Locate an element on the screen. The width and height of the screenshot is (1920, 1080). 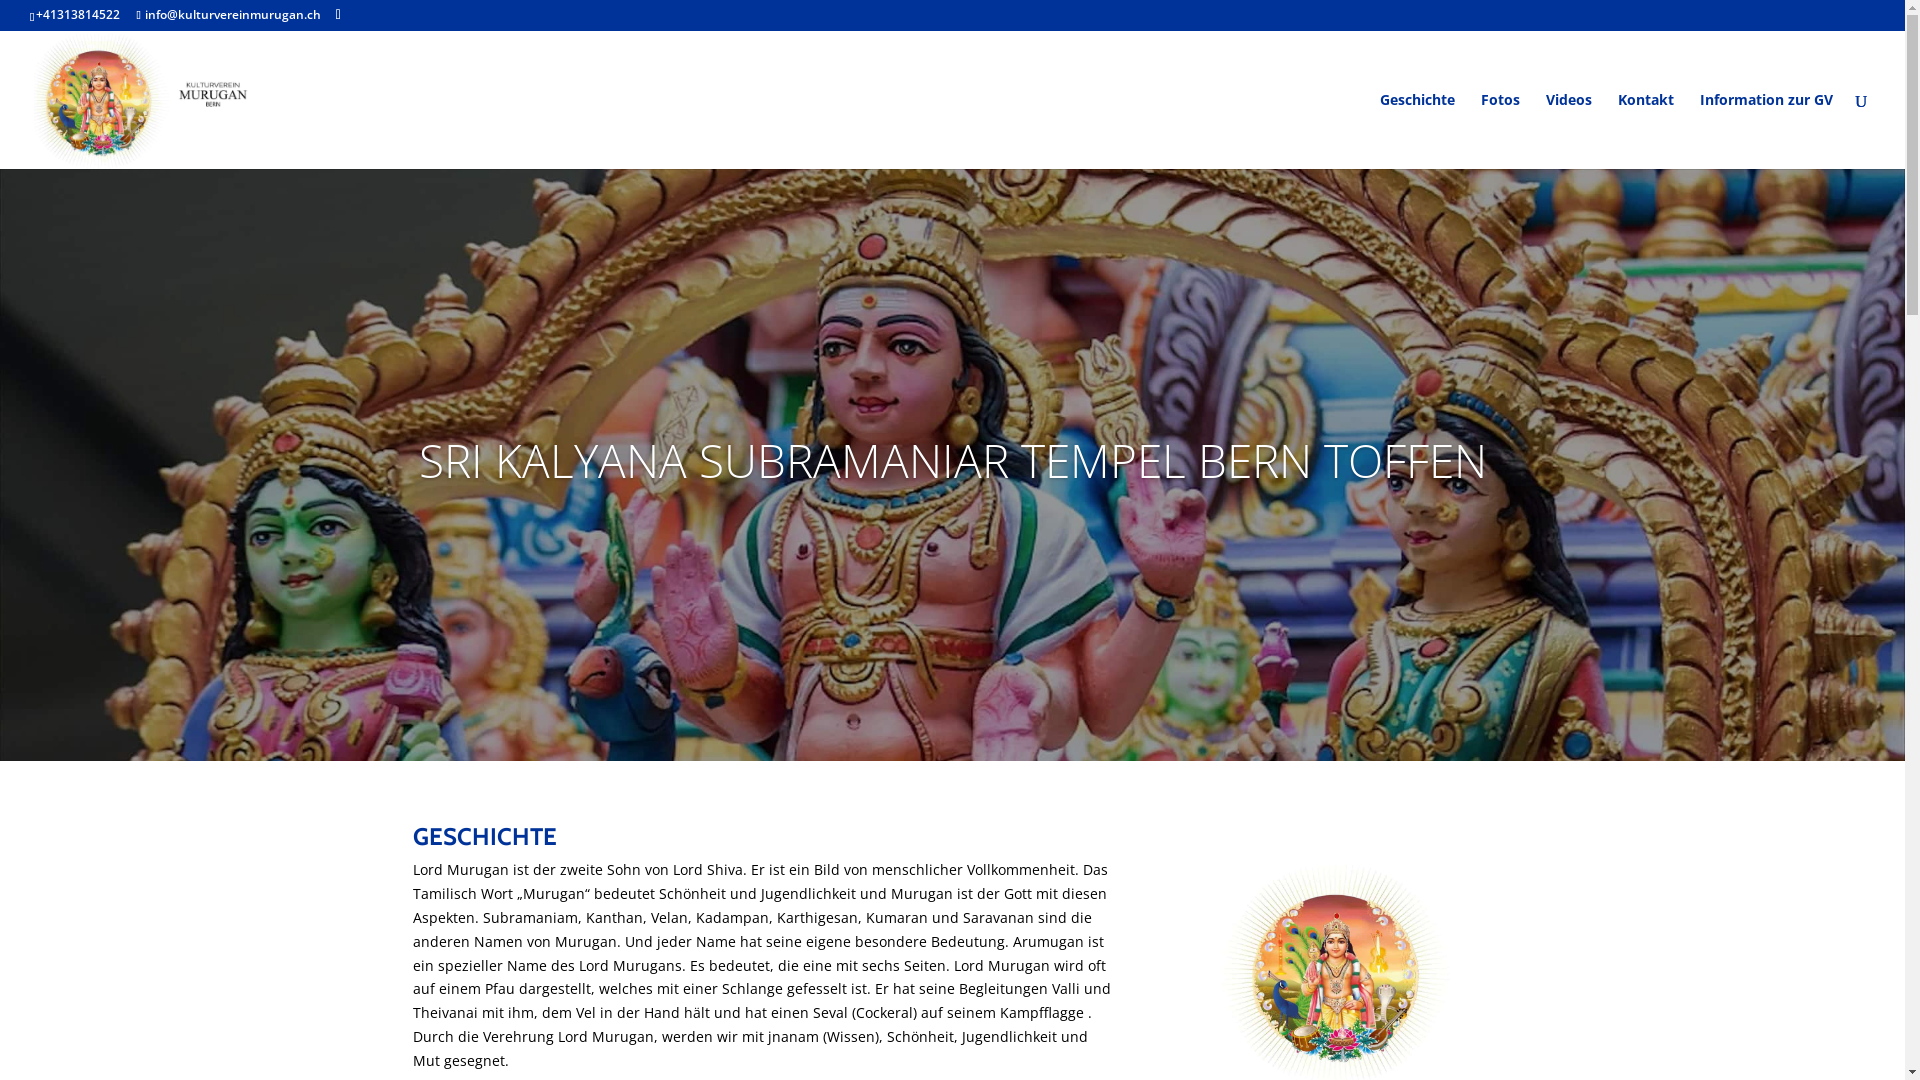
'info@kulturvereinmurugan.ch' is located at coordinates (227, 14).